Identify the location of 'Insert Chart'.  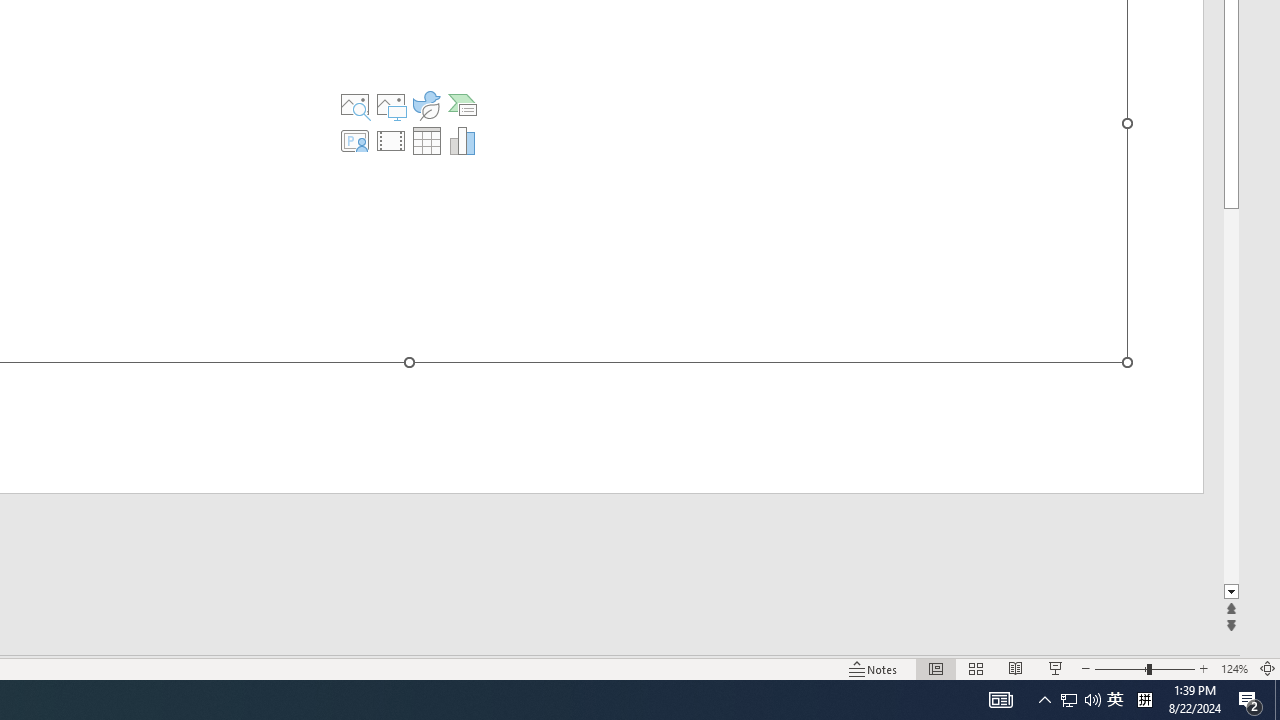
(461, 140).